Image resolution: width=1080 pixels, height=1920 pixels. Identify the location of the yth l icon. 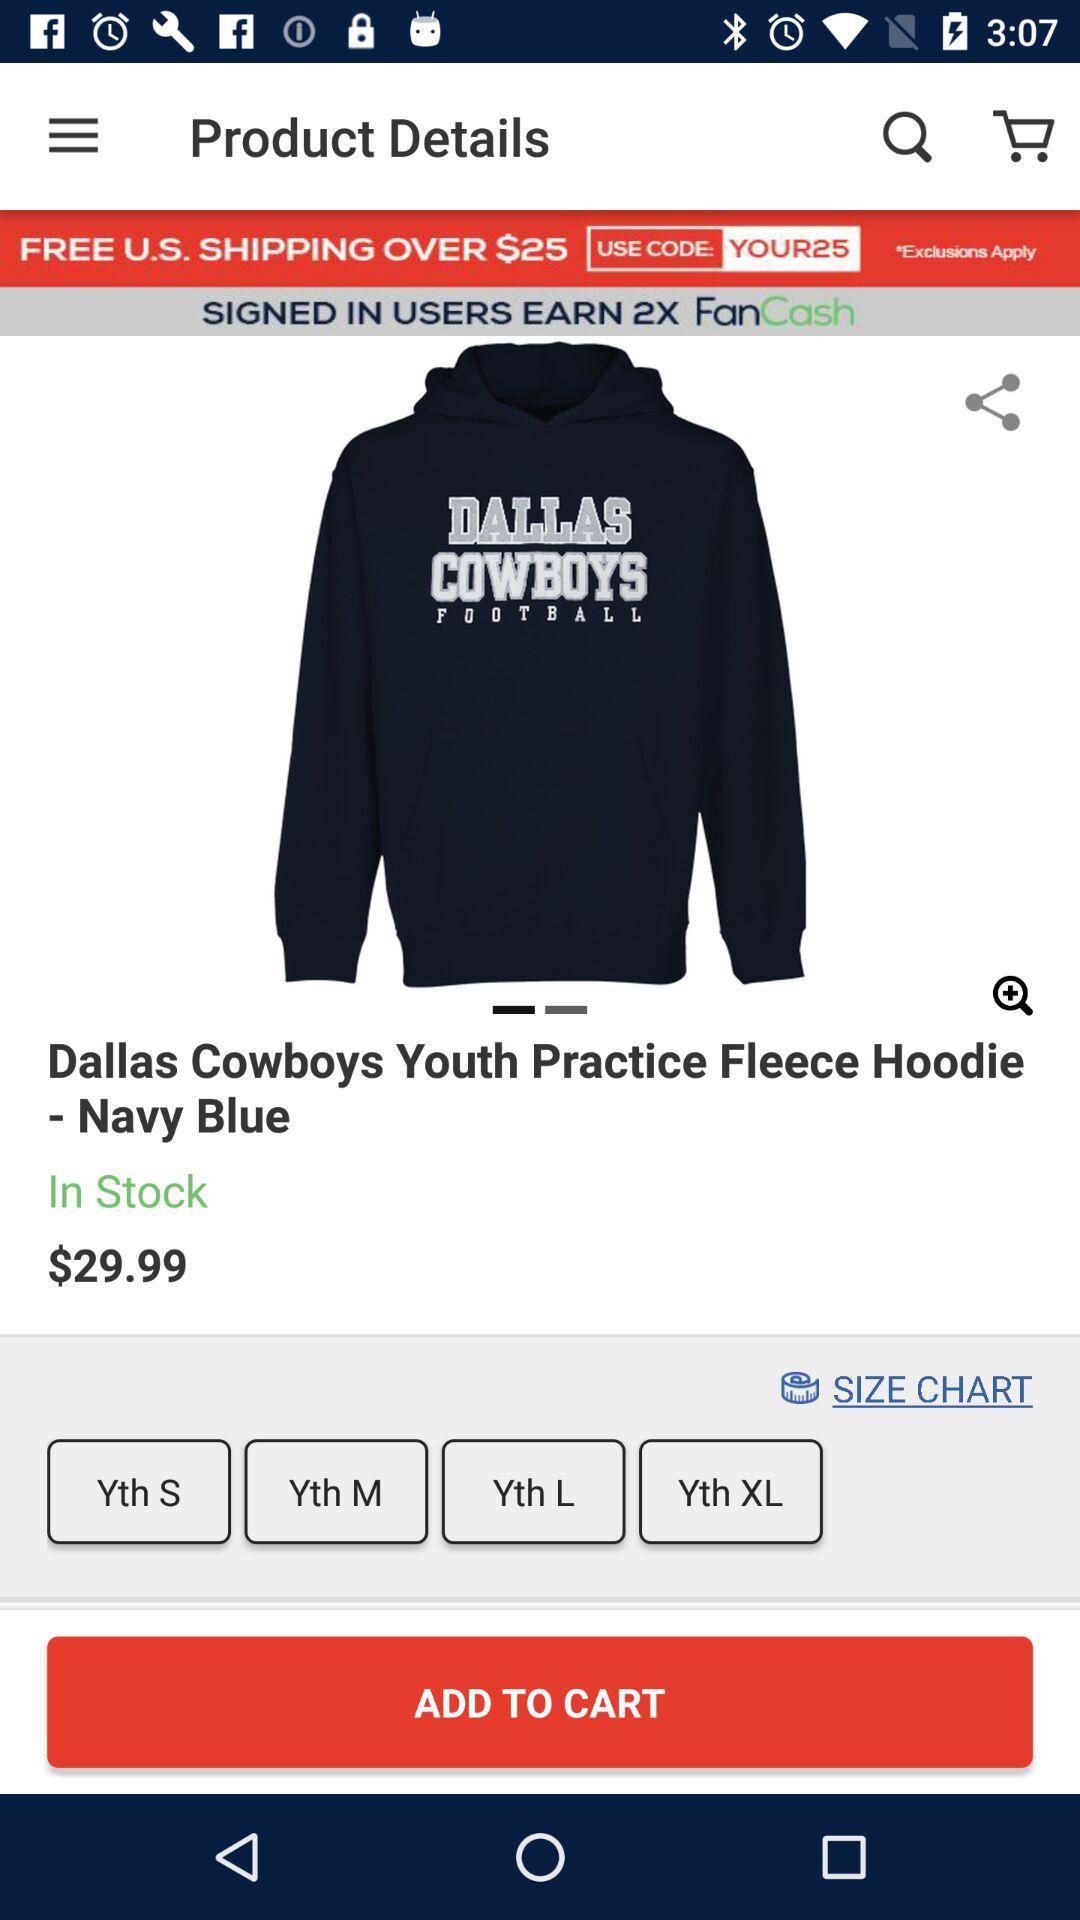
(532, 1491).